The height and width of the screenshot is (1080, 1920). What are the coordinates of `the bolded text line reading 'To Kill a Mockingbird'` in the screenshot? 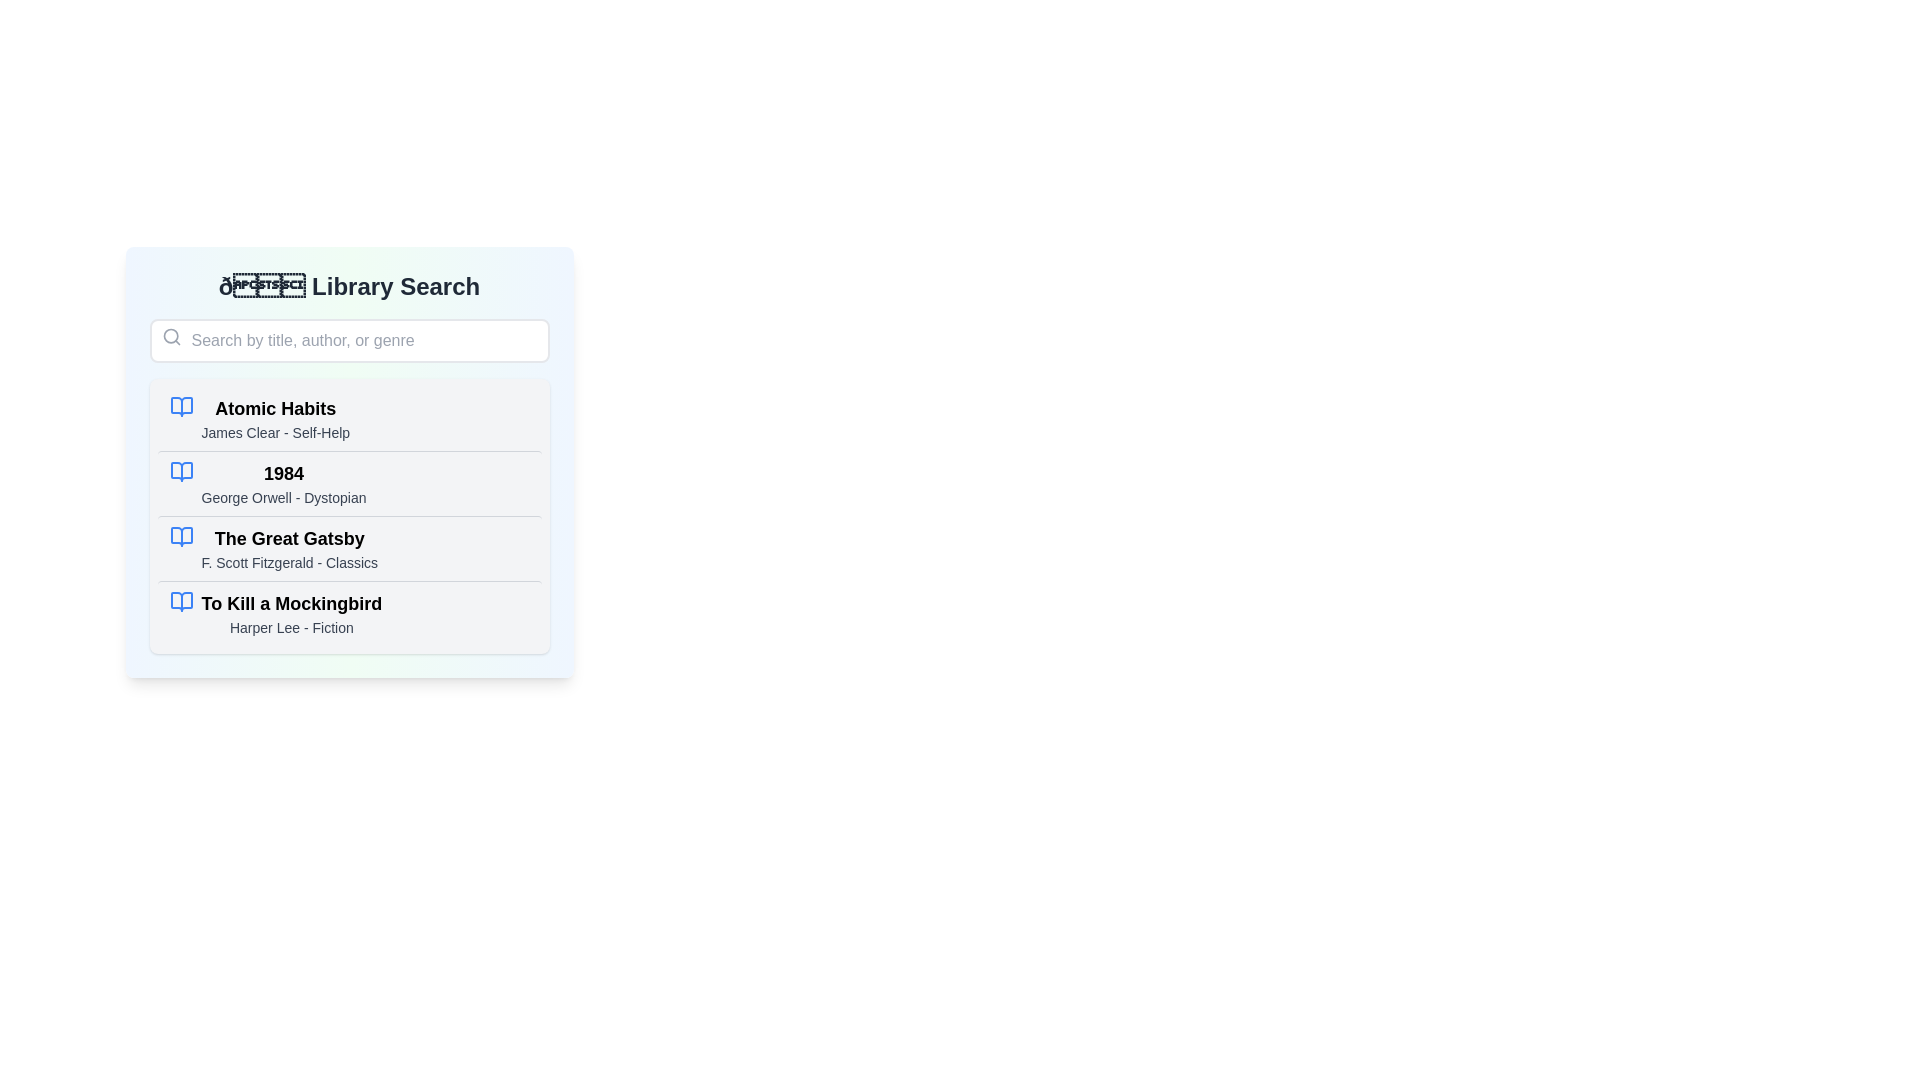 It's located at (290, 603).